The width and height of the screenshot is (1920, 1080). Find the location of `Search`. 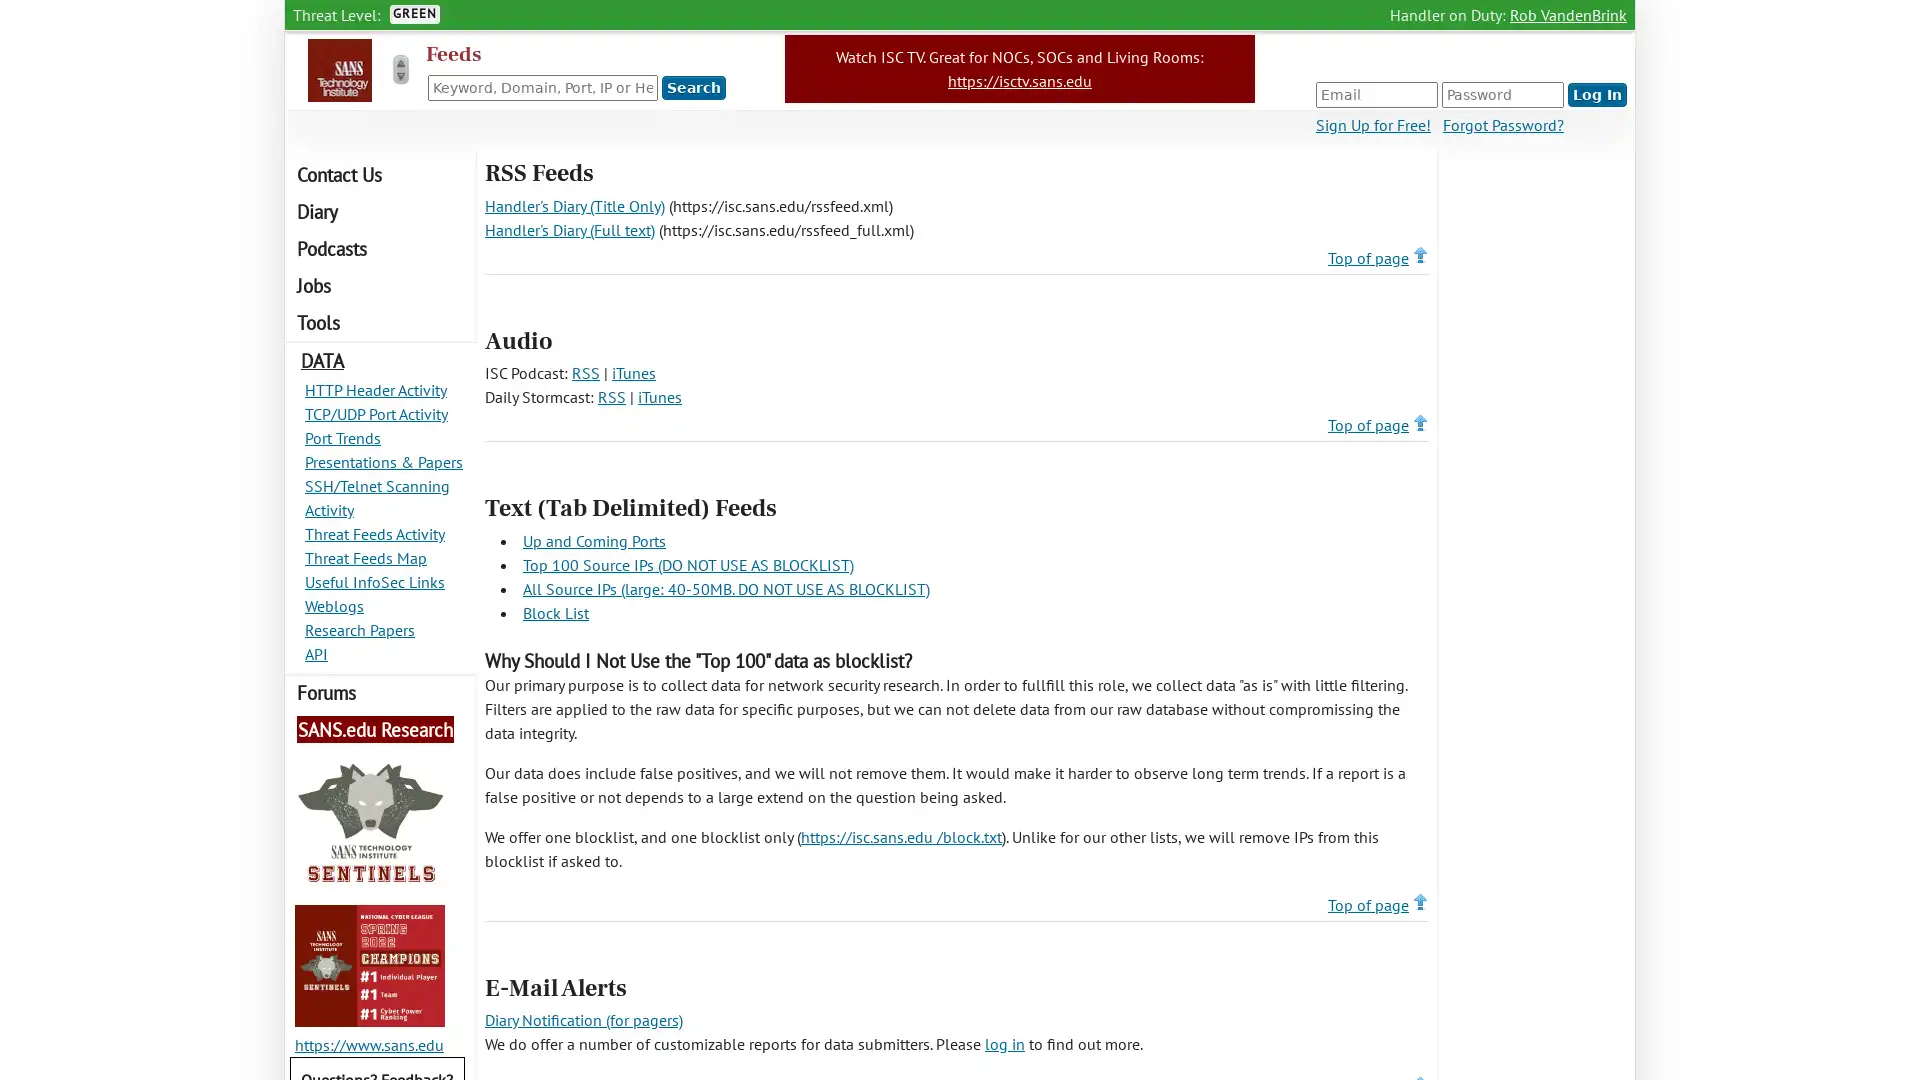

Search is located at coordinates (694, 87).